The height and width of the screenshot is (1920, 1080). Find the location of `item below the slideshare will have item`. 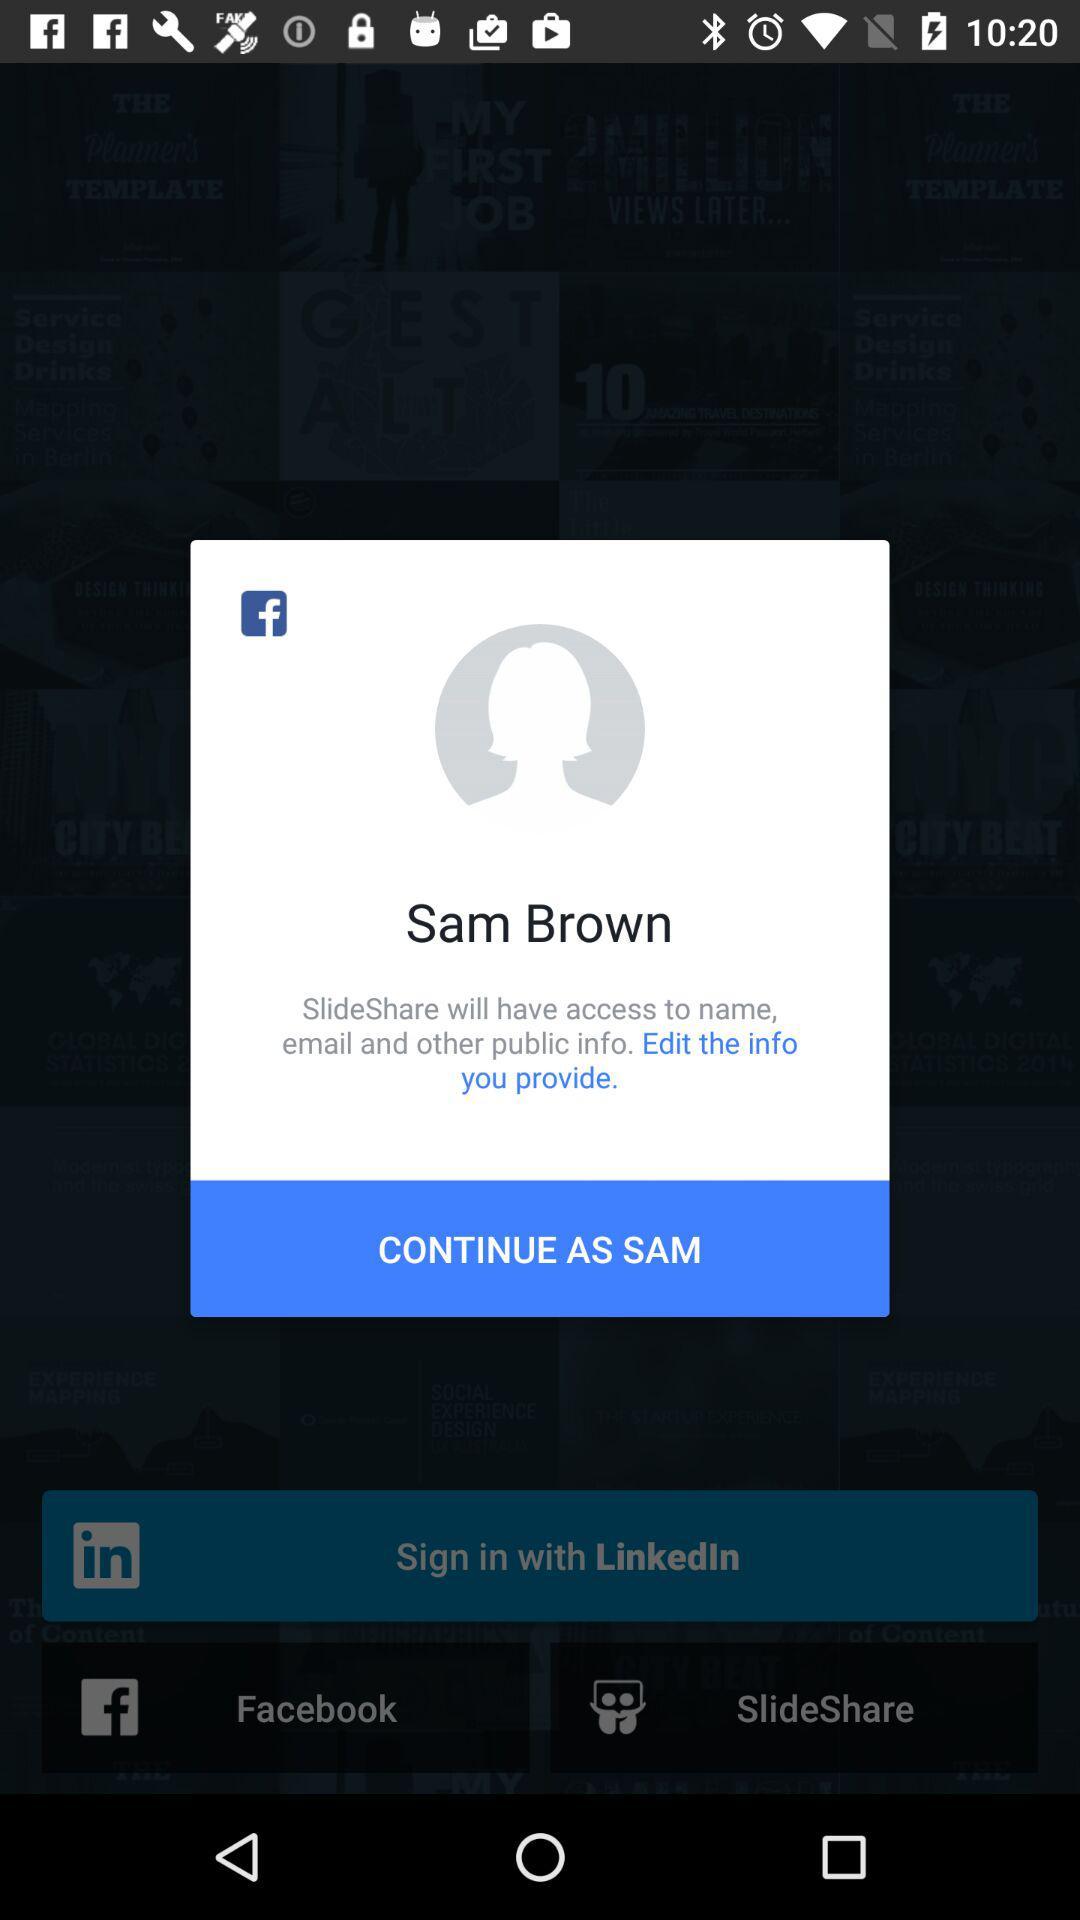

item below the slideshare will have item is located at coordinates (540, 1247).